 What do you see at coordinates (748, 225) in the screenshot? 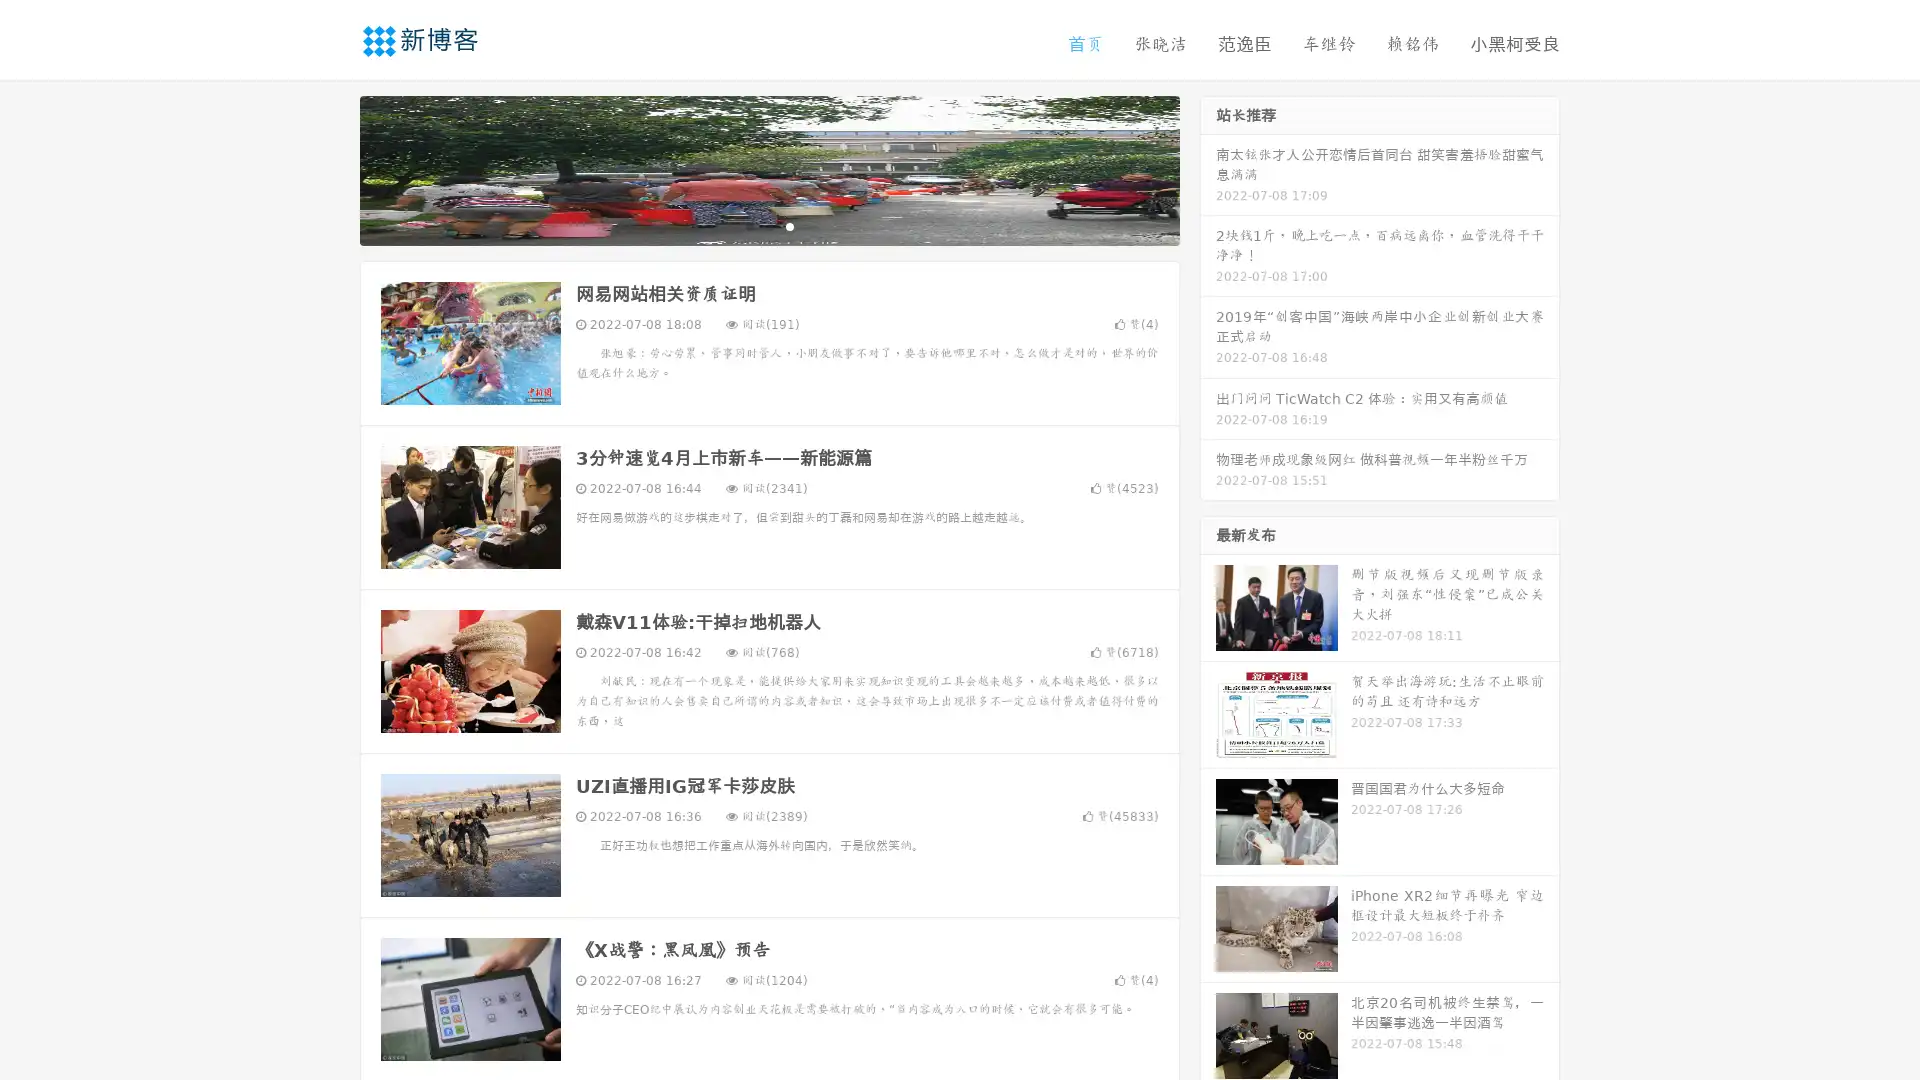
I see `Go to slide 1` at bounding box center [748, 225].